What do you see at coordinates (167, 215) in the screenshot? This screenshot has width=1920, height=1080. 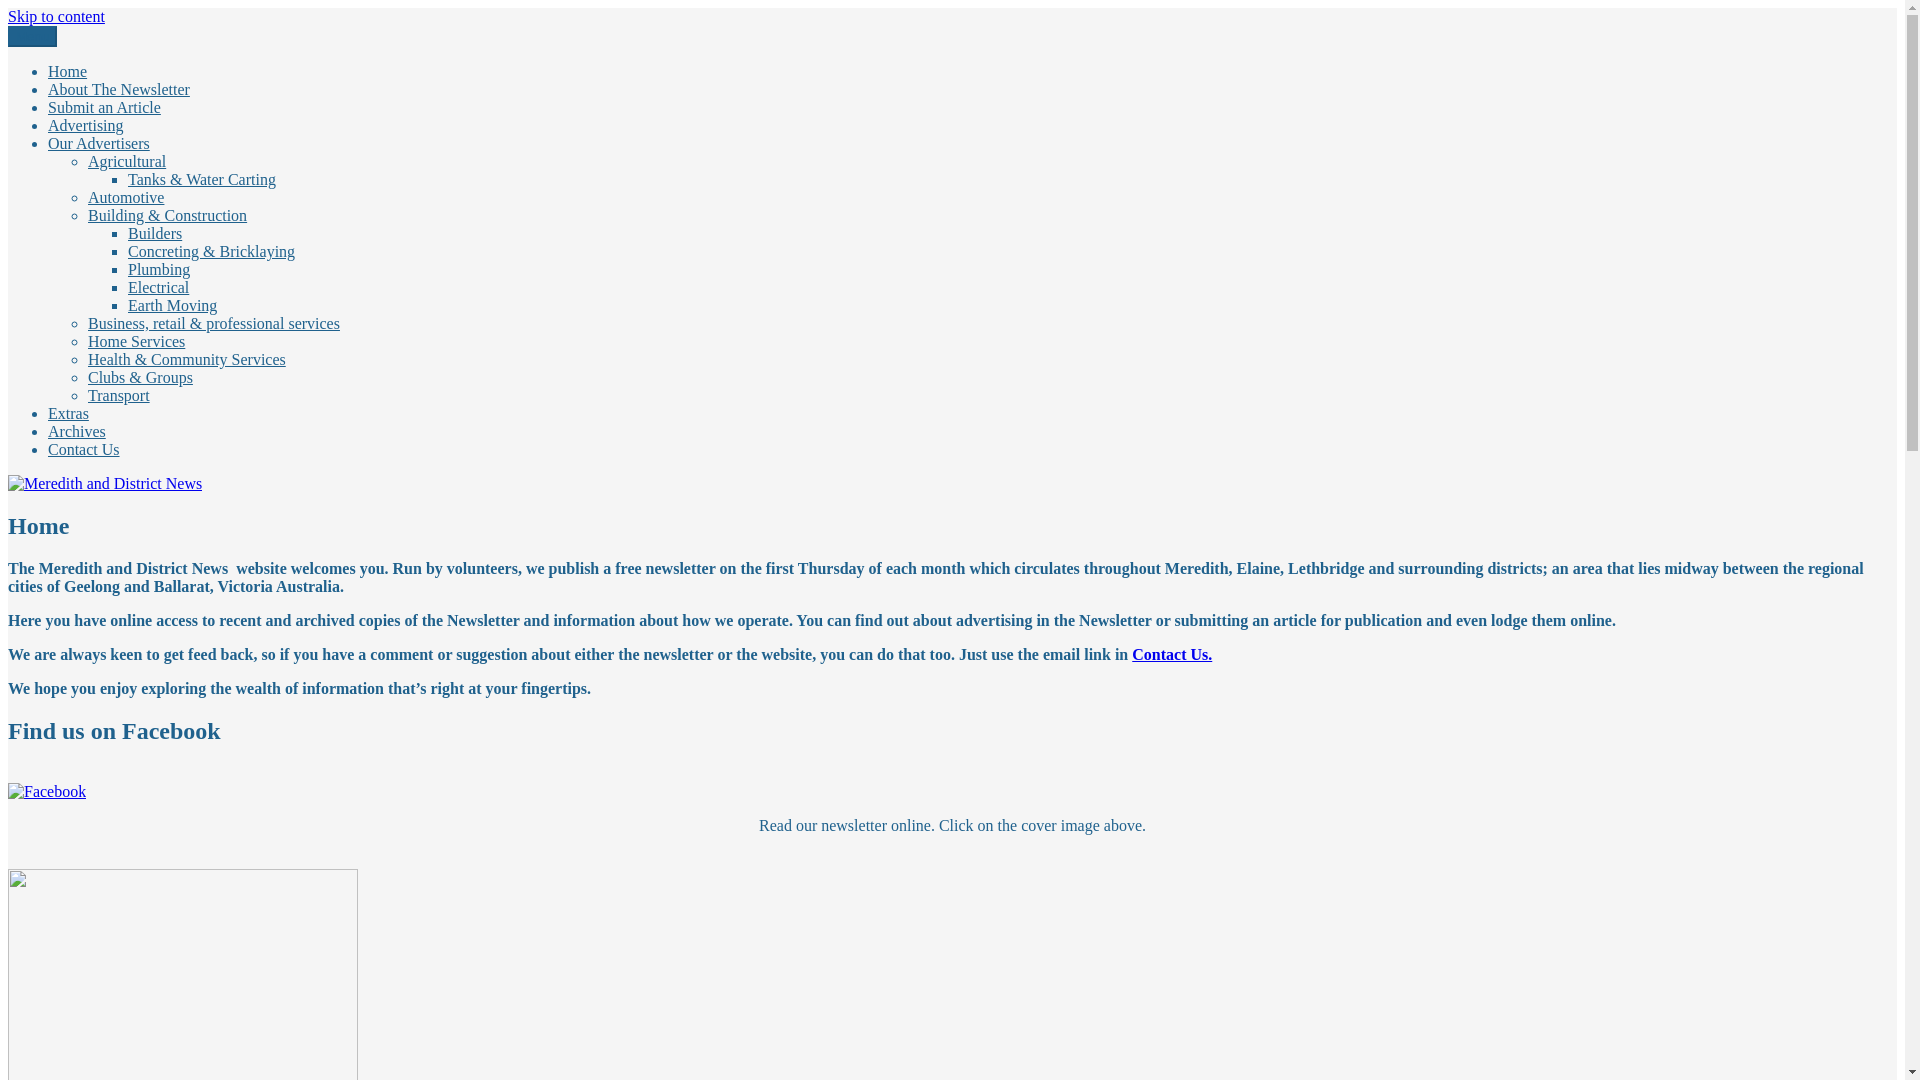 I see `'Building & Construction'` at bounding box center [167, 215].